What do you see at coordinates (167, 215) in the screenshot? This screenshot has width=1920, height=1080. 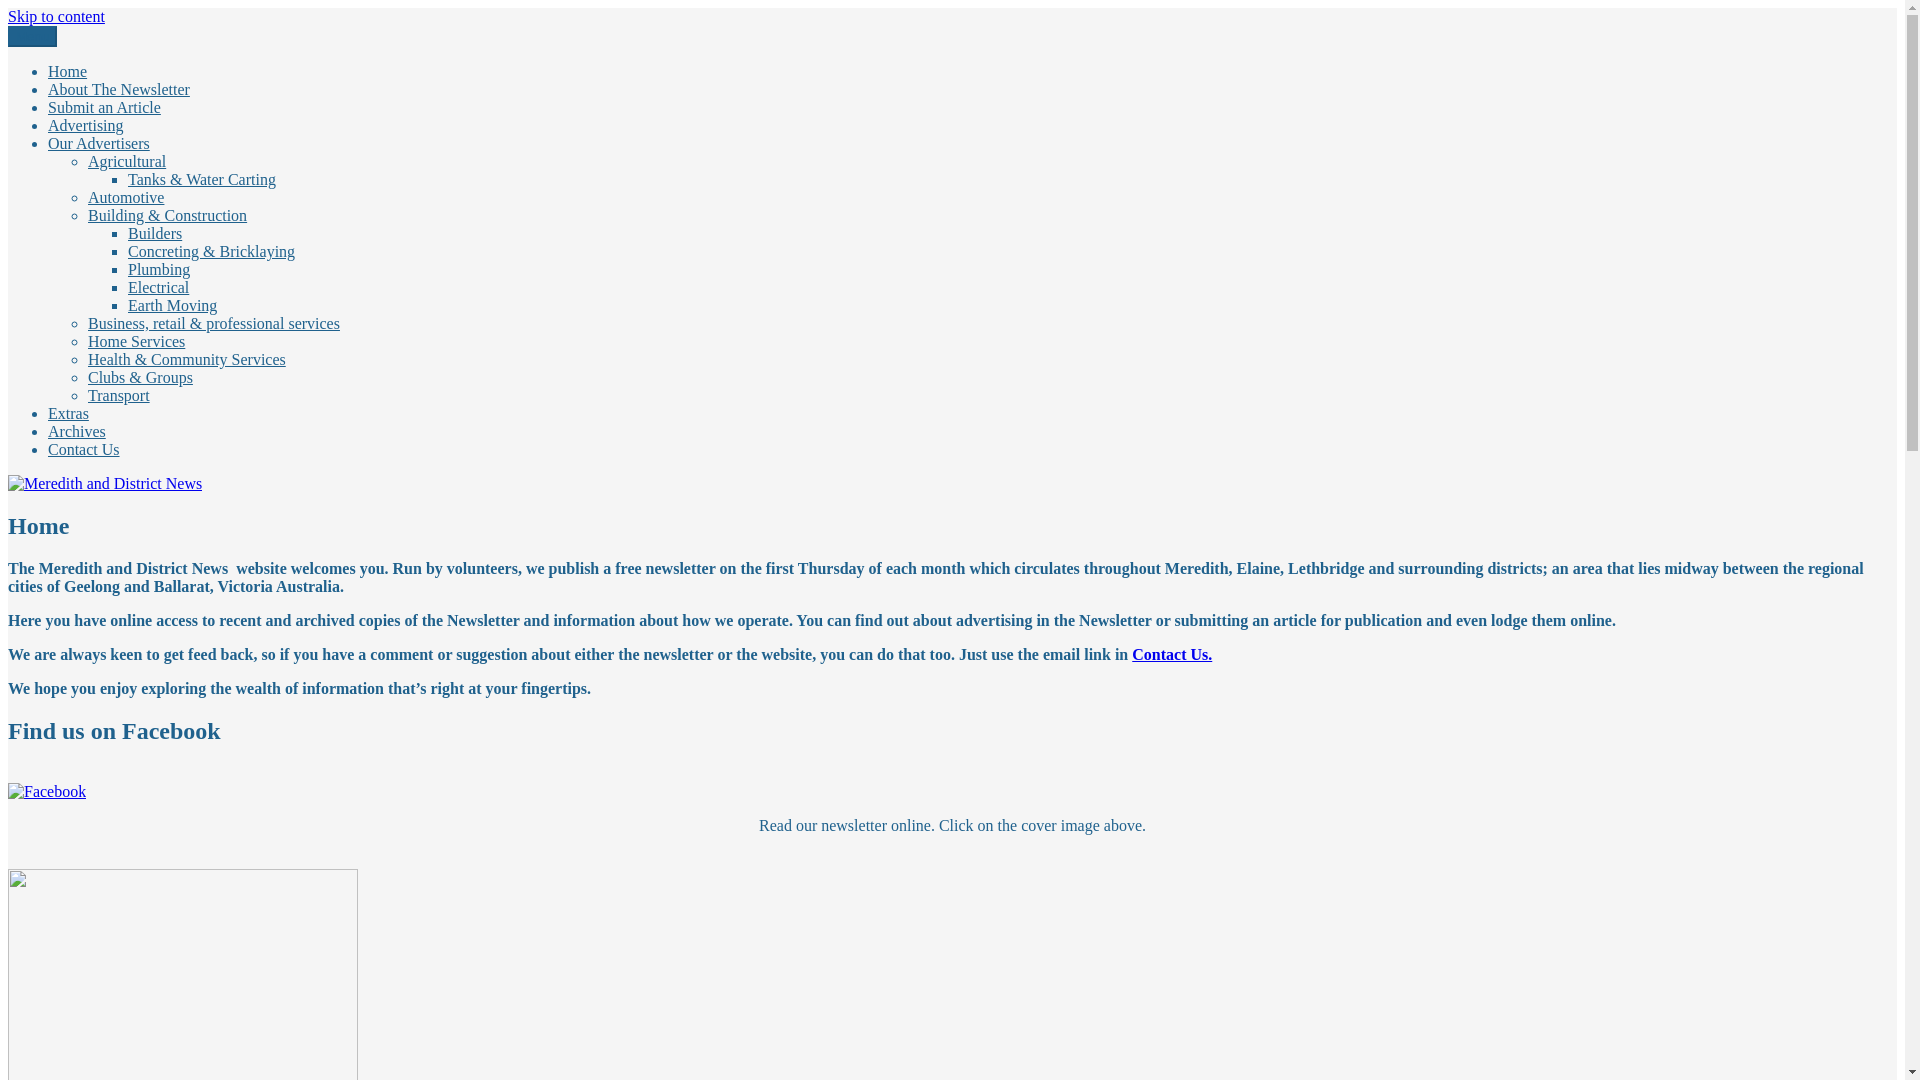 I see `'Building & Construction'` at bounding box center [167, 215].